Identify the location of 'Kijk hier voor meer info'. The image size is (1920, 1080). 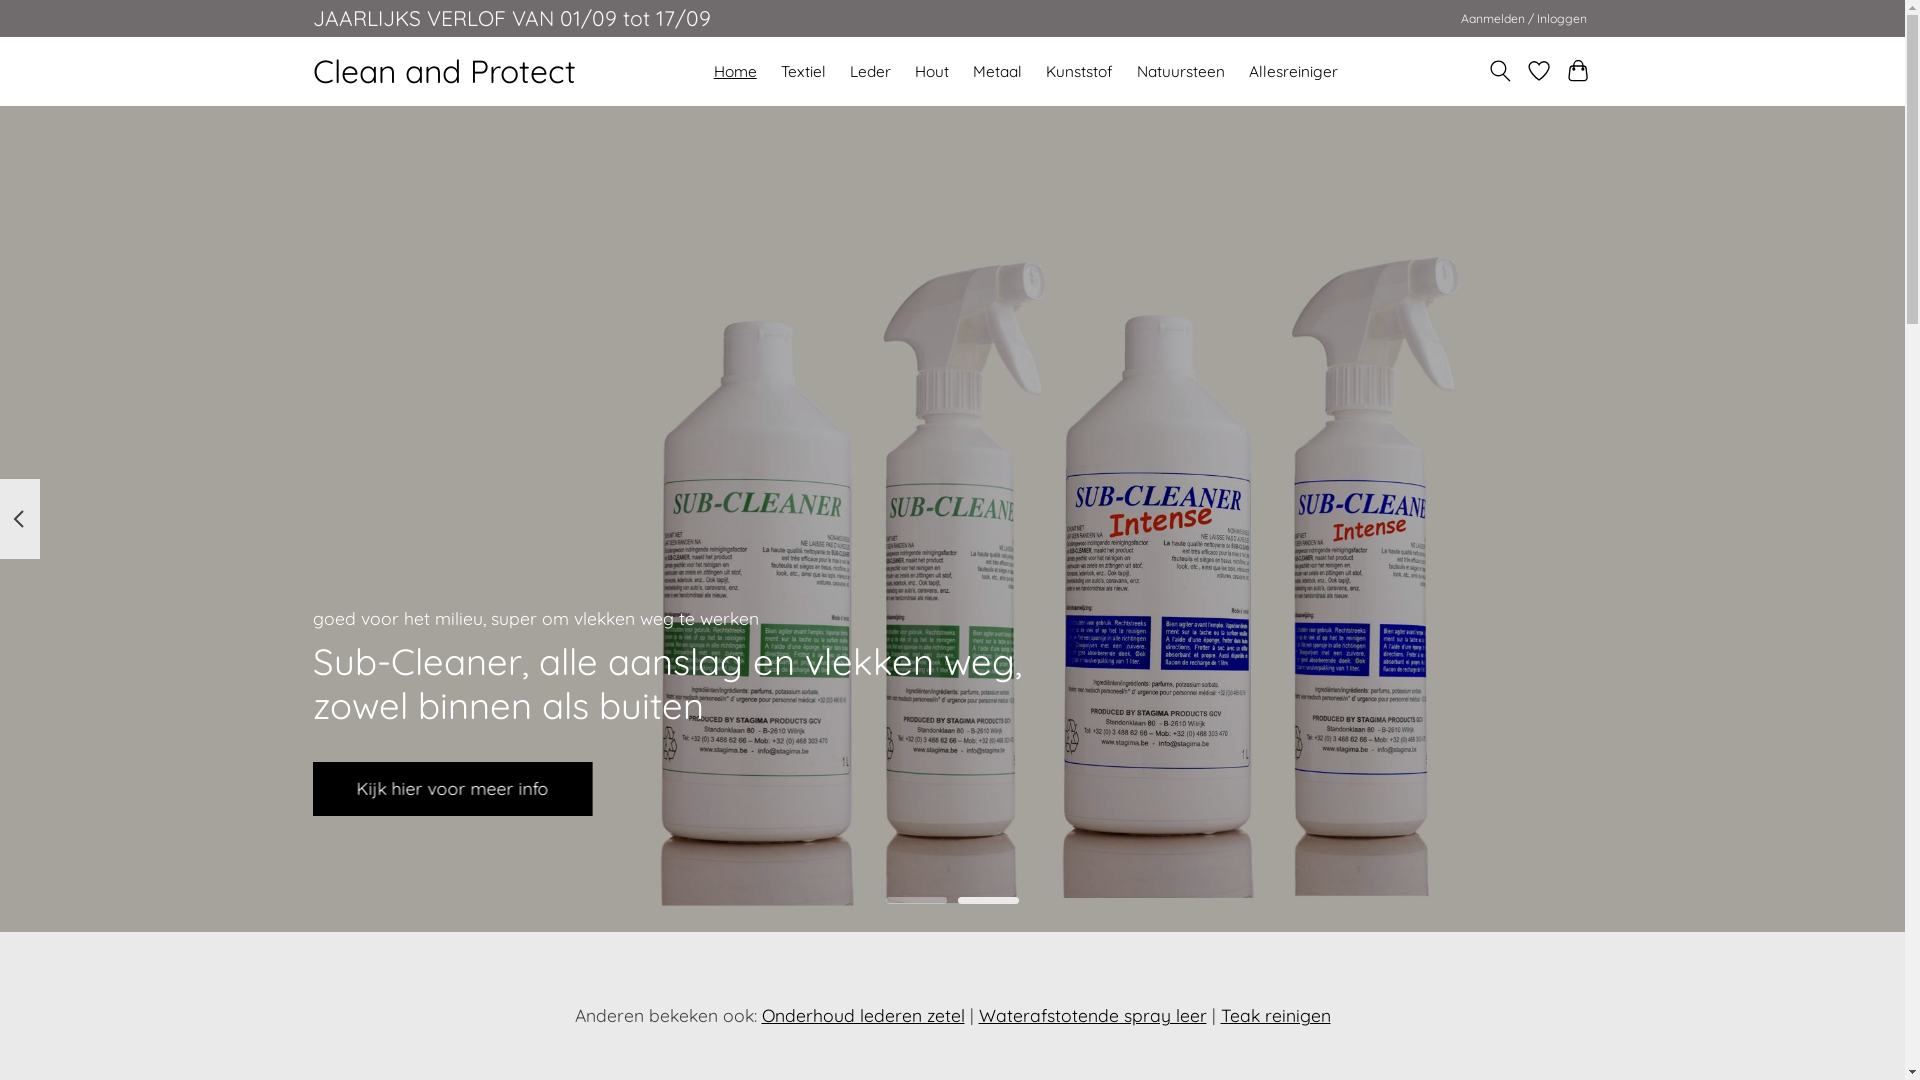
(450, 788).